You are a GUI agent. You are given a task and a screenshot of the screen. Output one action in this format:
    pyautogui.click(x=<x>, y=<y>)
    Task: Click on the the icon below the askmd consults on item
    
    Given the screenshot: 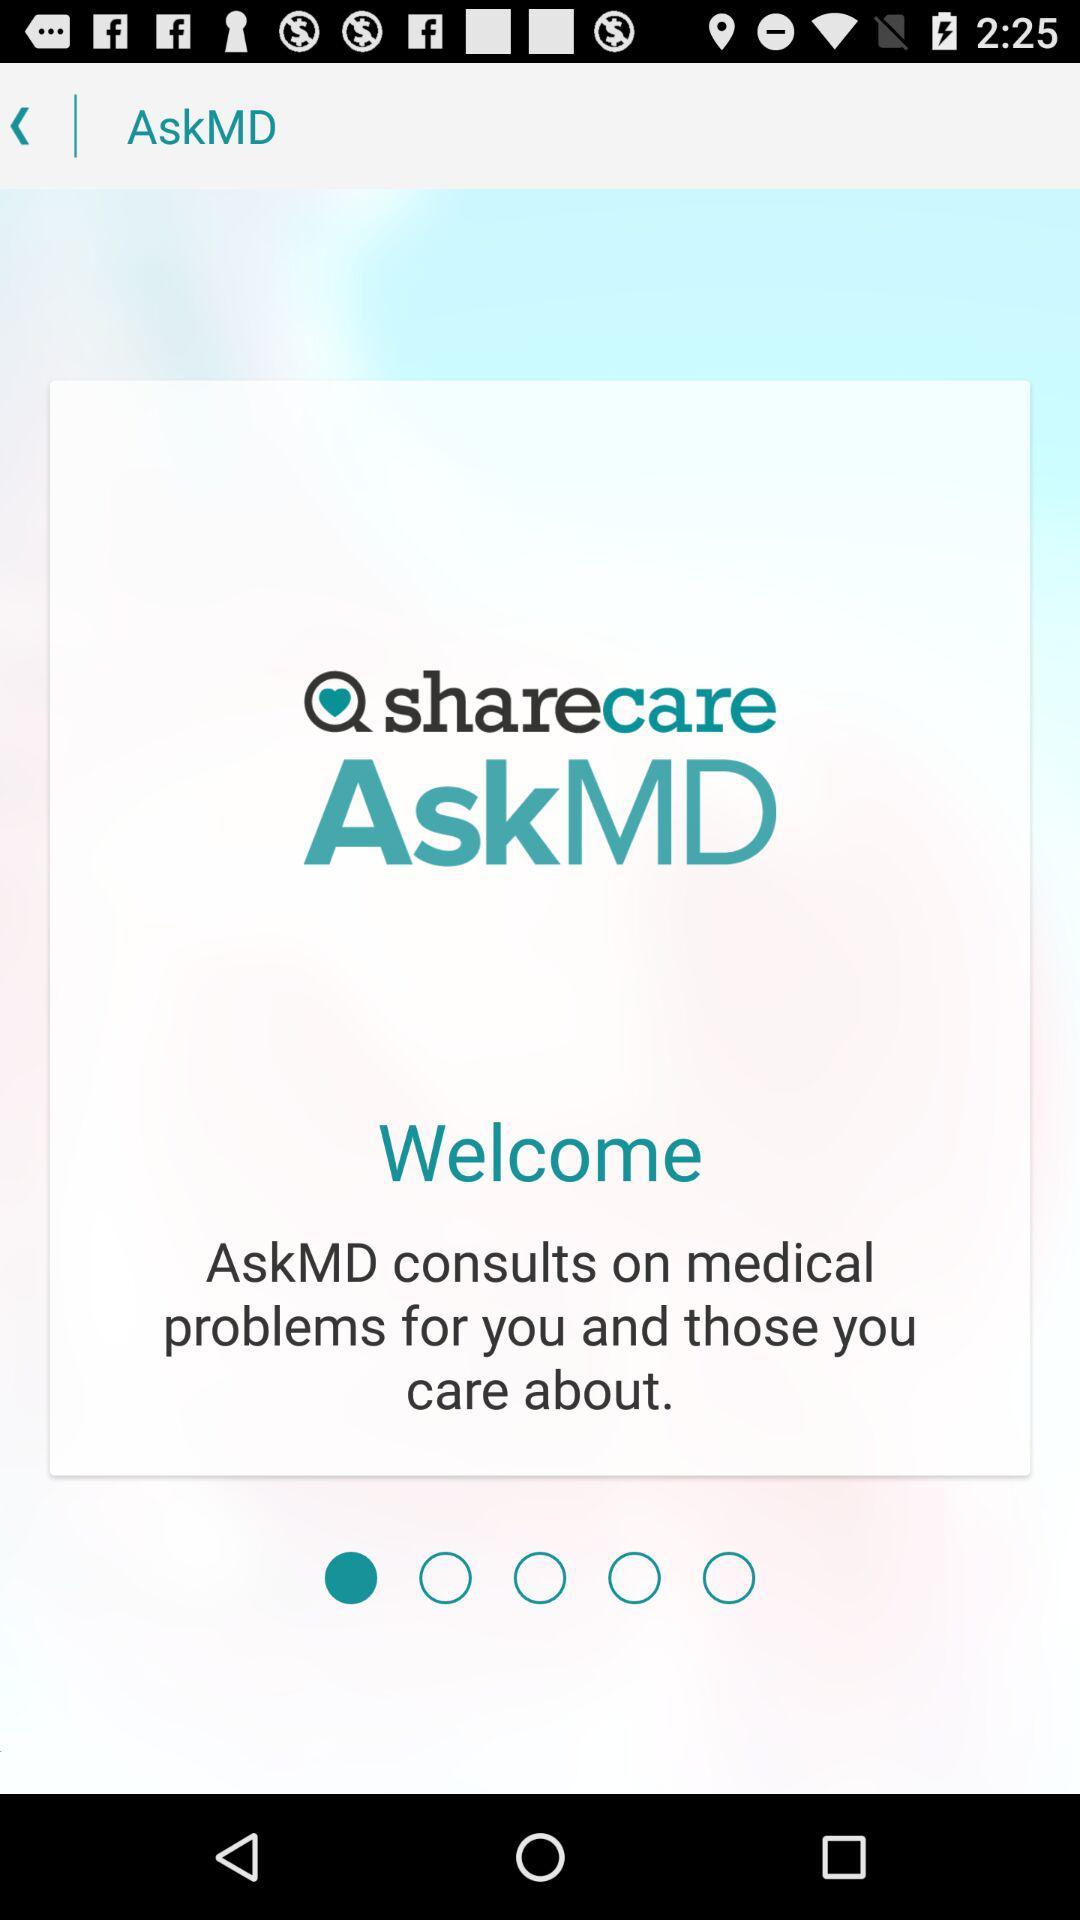 What is the action you would take?
    pyautogui.click(x=540, y=1577)
    